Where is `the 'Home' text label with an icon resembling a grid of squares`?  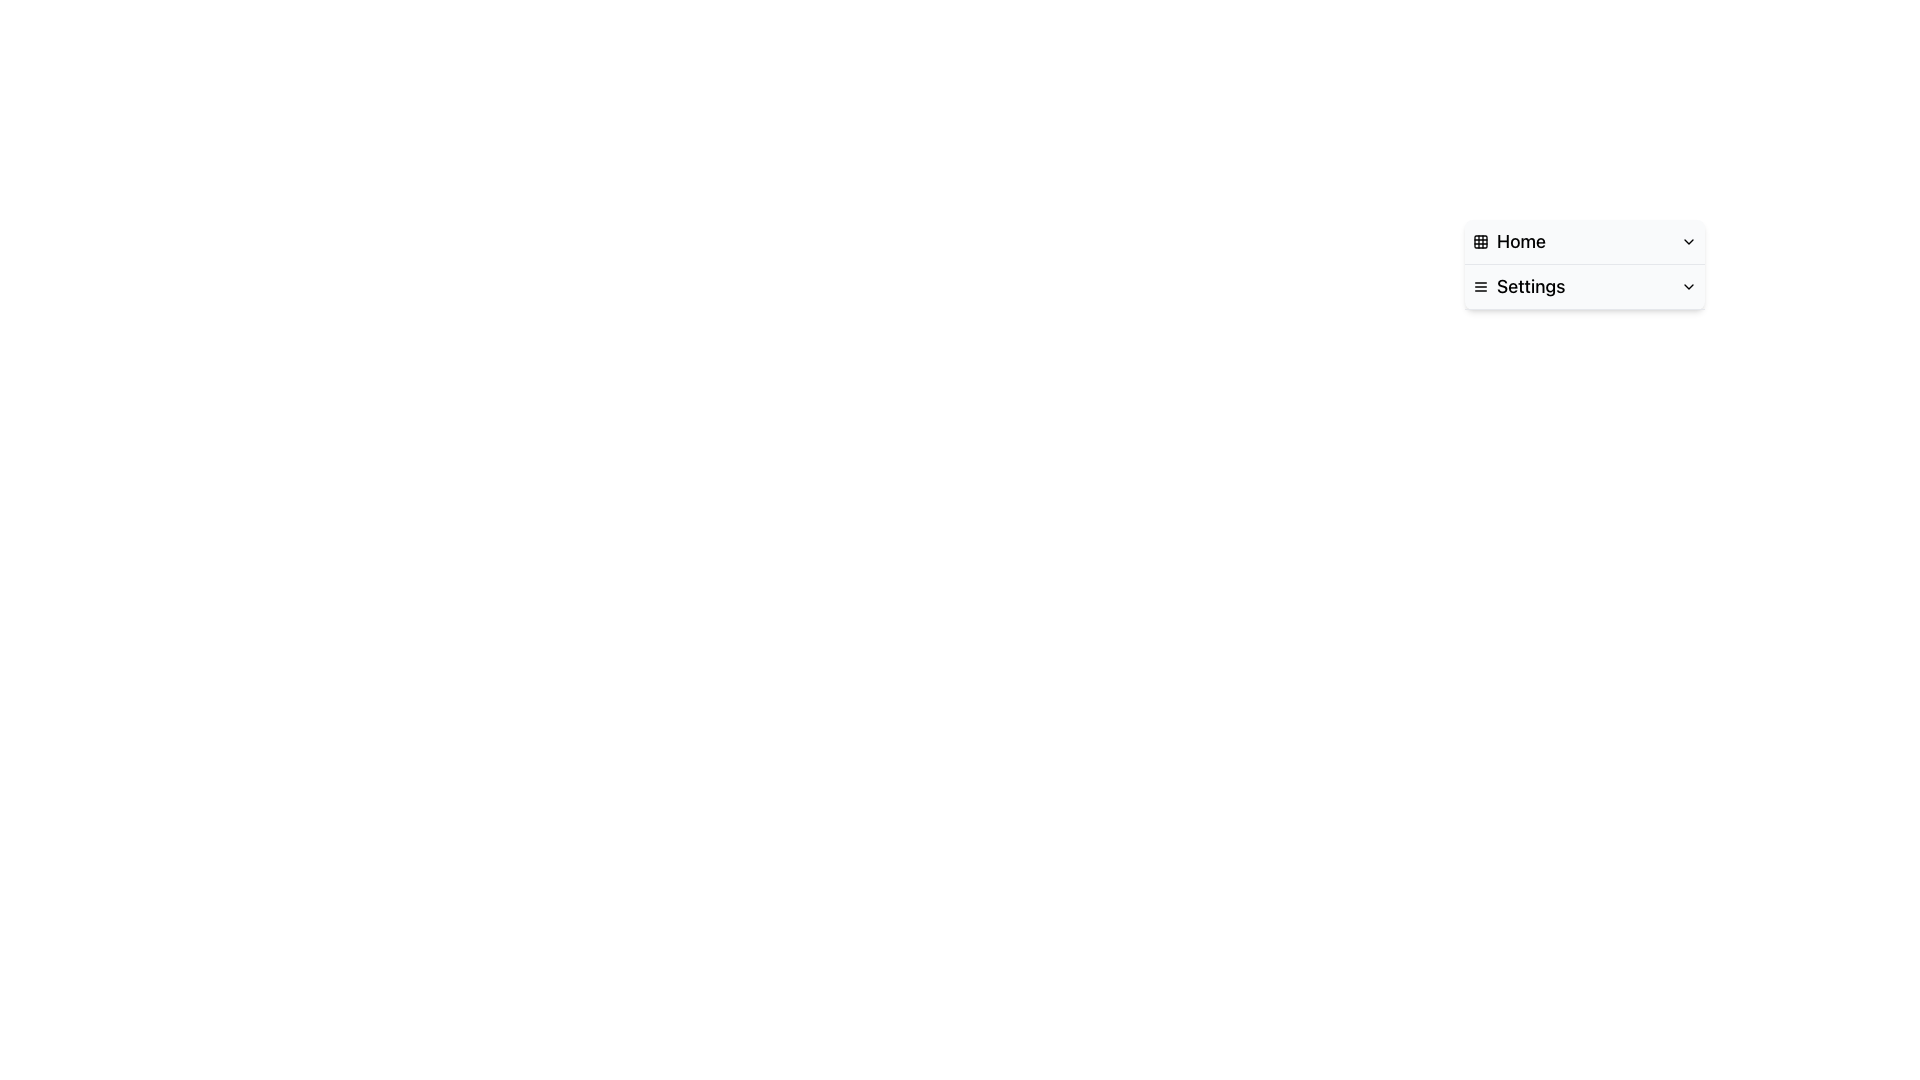 the 'Home' text label with an icon resembling a grid of squares is located at coordinates (1509, 241).